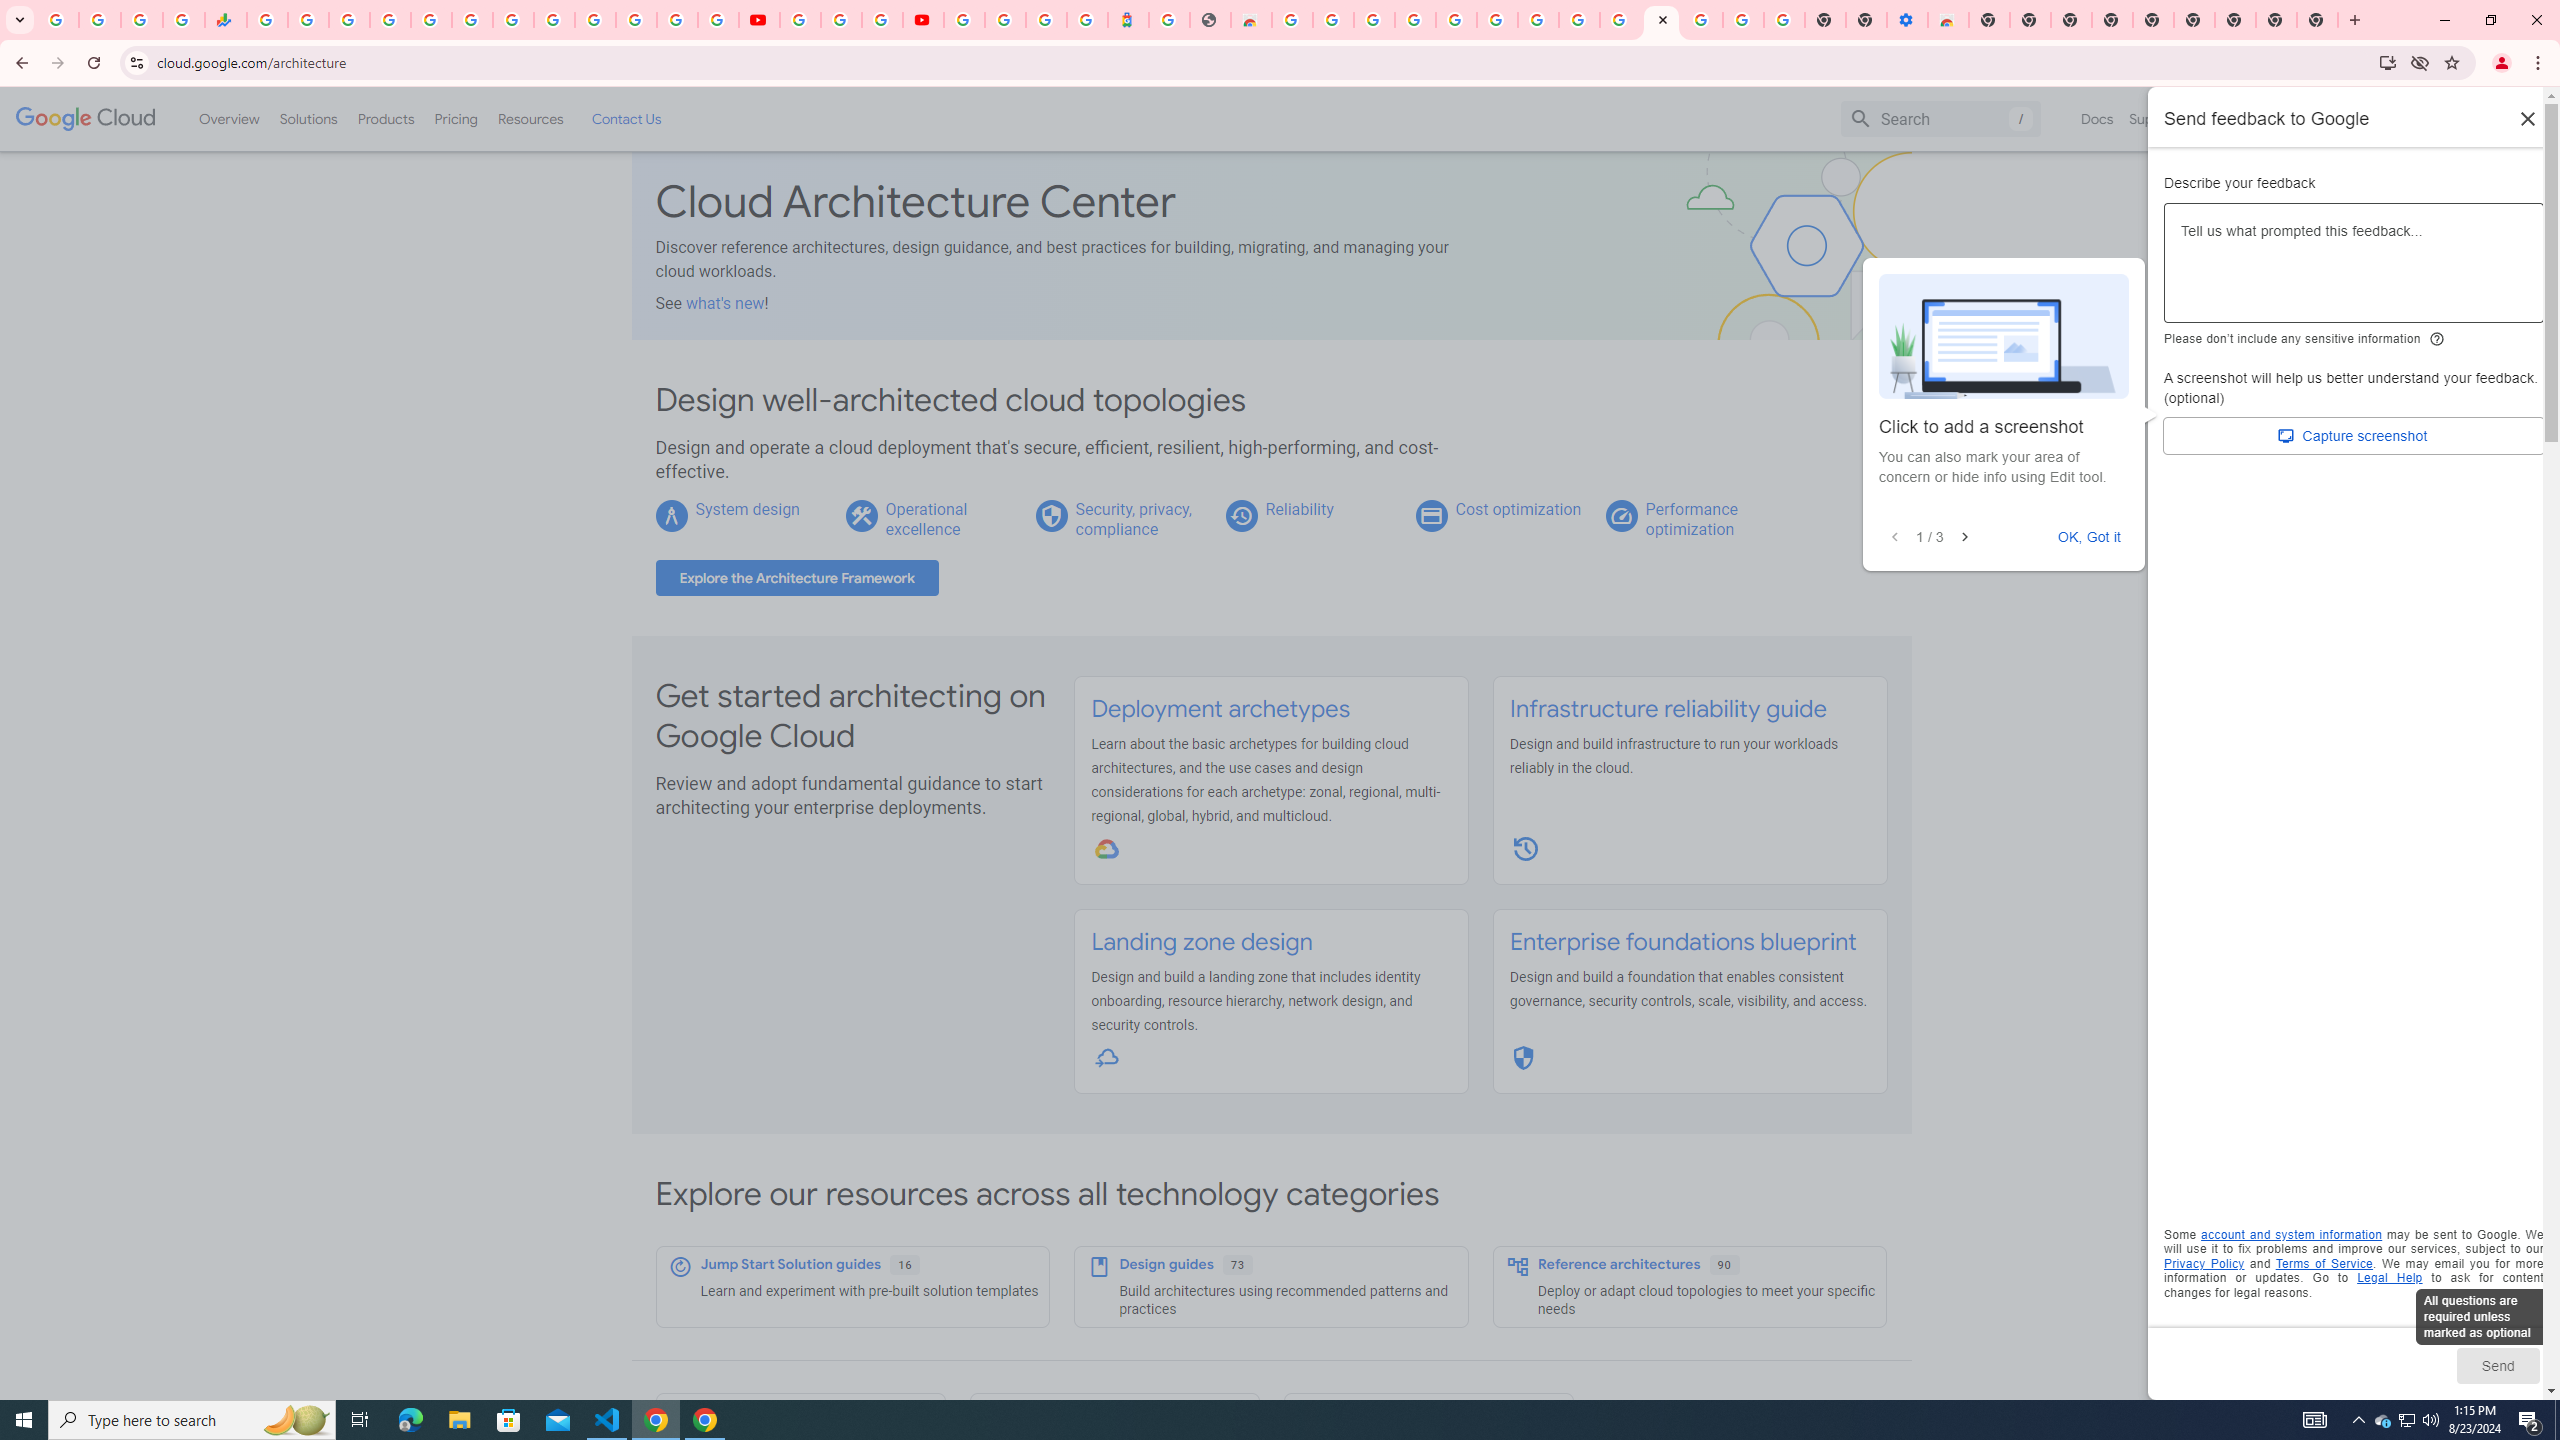  What do you see at coordinates (717, 19) in the screenshot?
I see `'Privacy Checkup'` at bounding box center [717, 19].